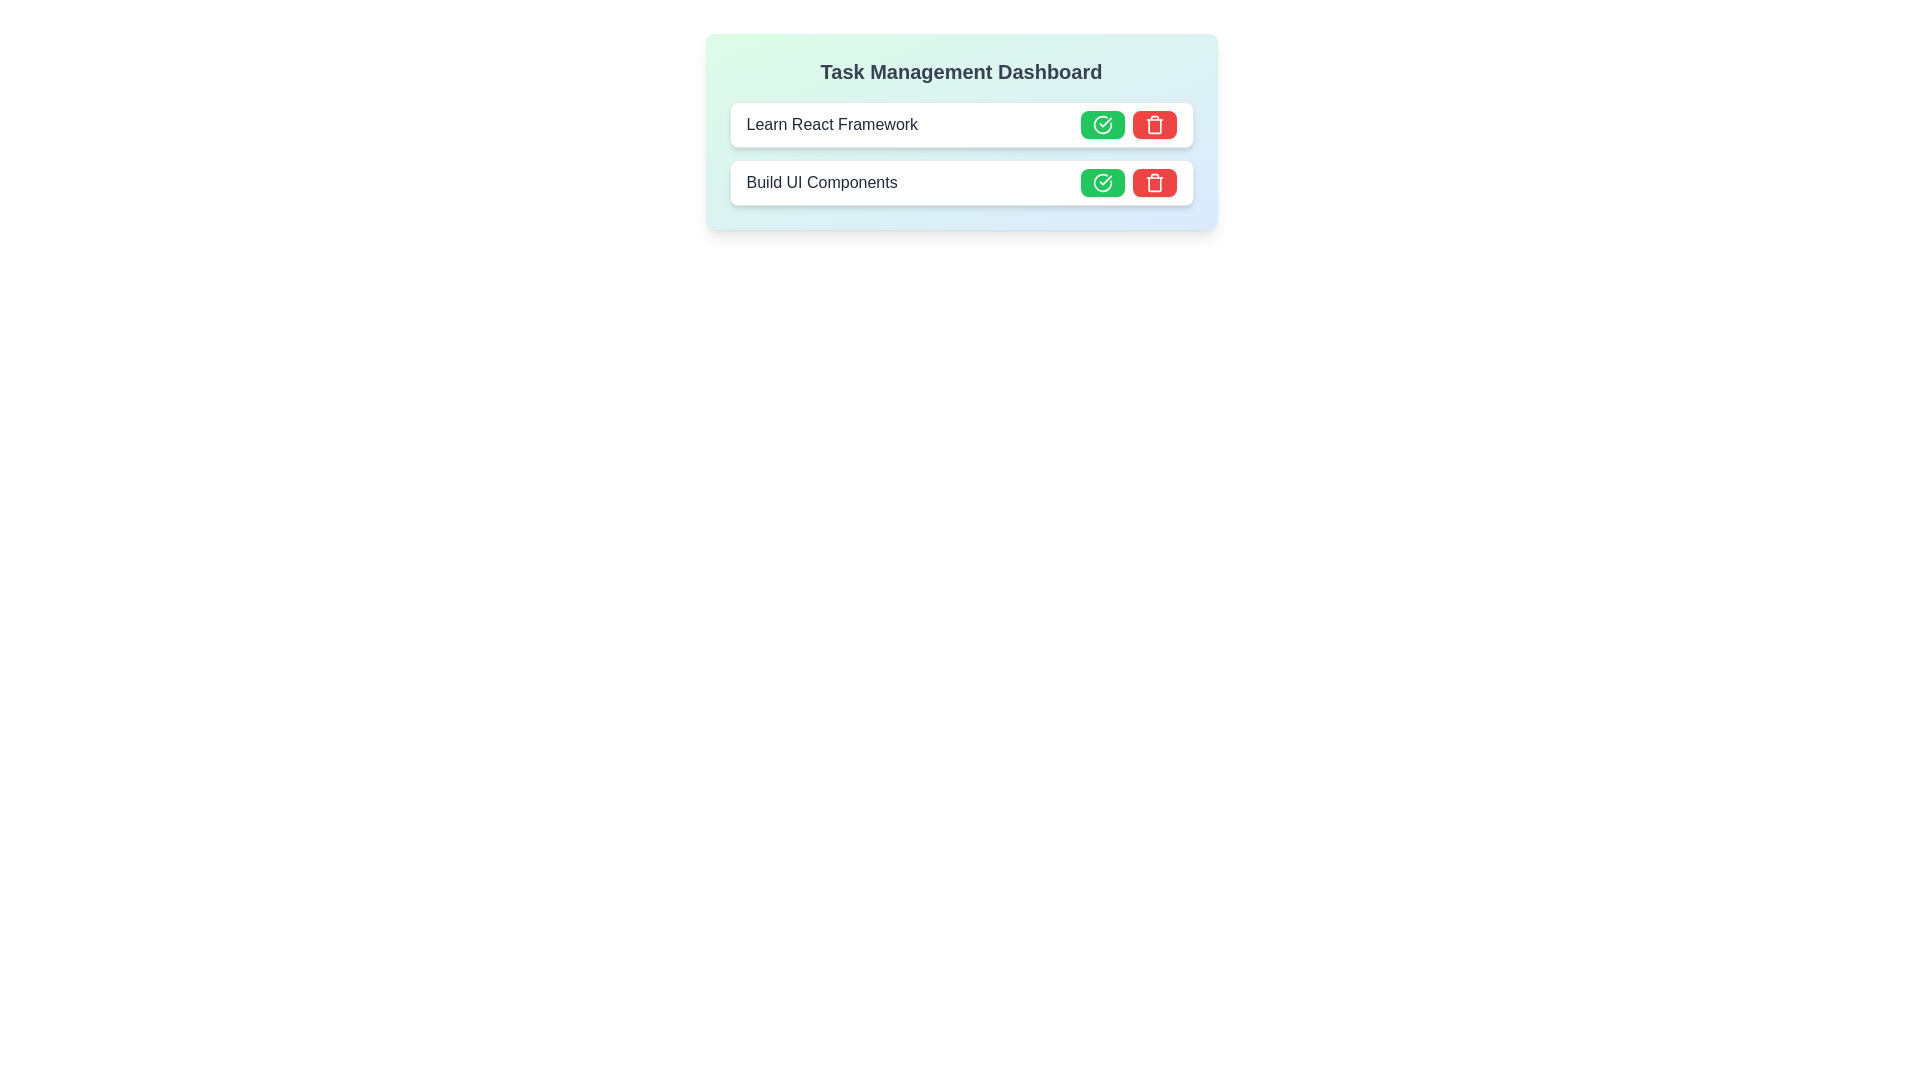 Image resolution: width=1920 pixels, height=1080 pixels. What do you see at coordinates (1154, 182) in the screenshot?
I see `the delete button located to the right of the green checkmark button in the second task item labeled 'Build UI Components' for any animations or feedback` at bounding box center [1154, 182].